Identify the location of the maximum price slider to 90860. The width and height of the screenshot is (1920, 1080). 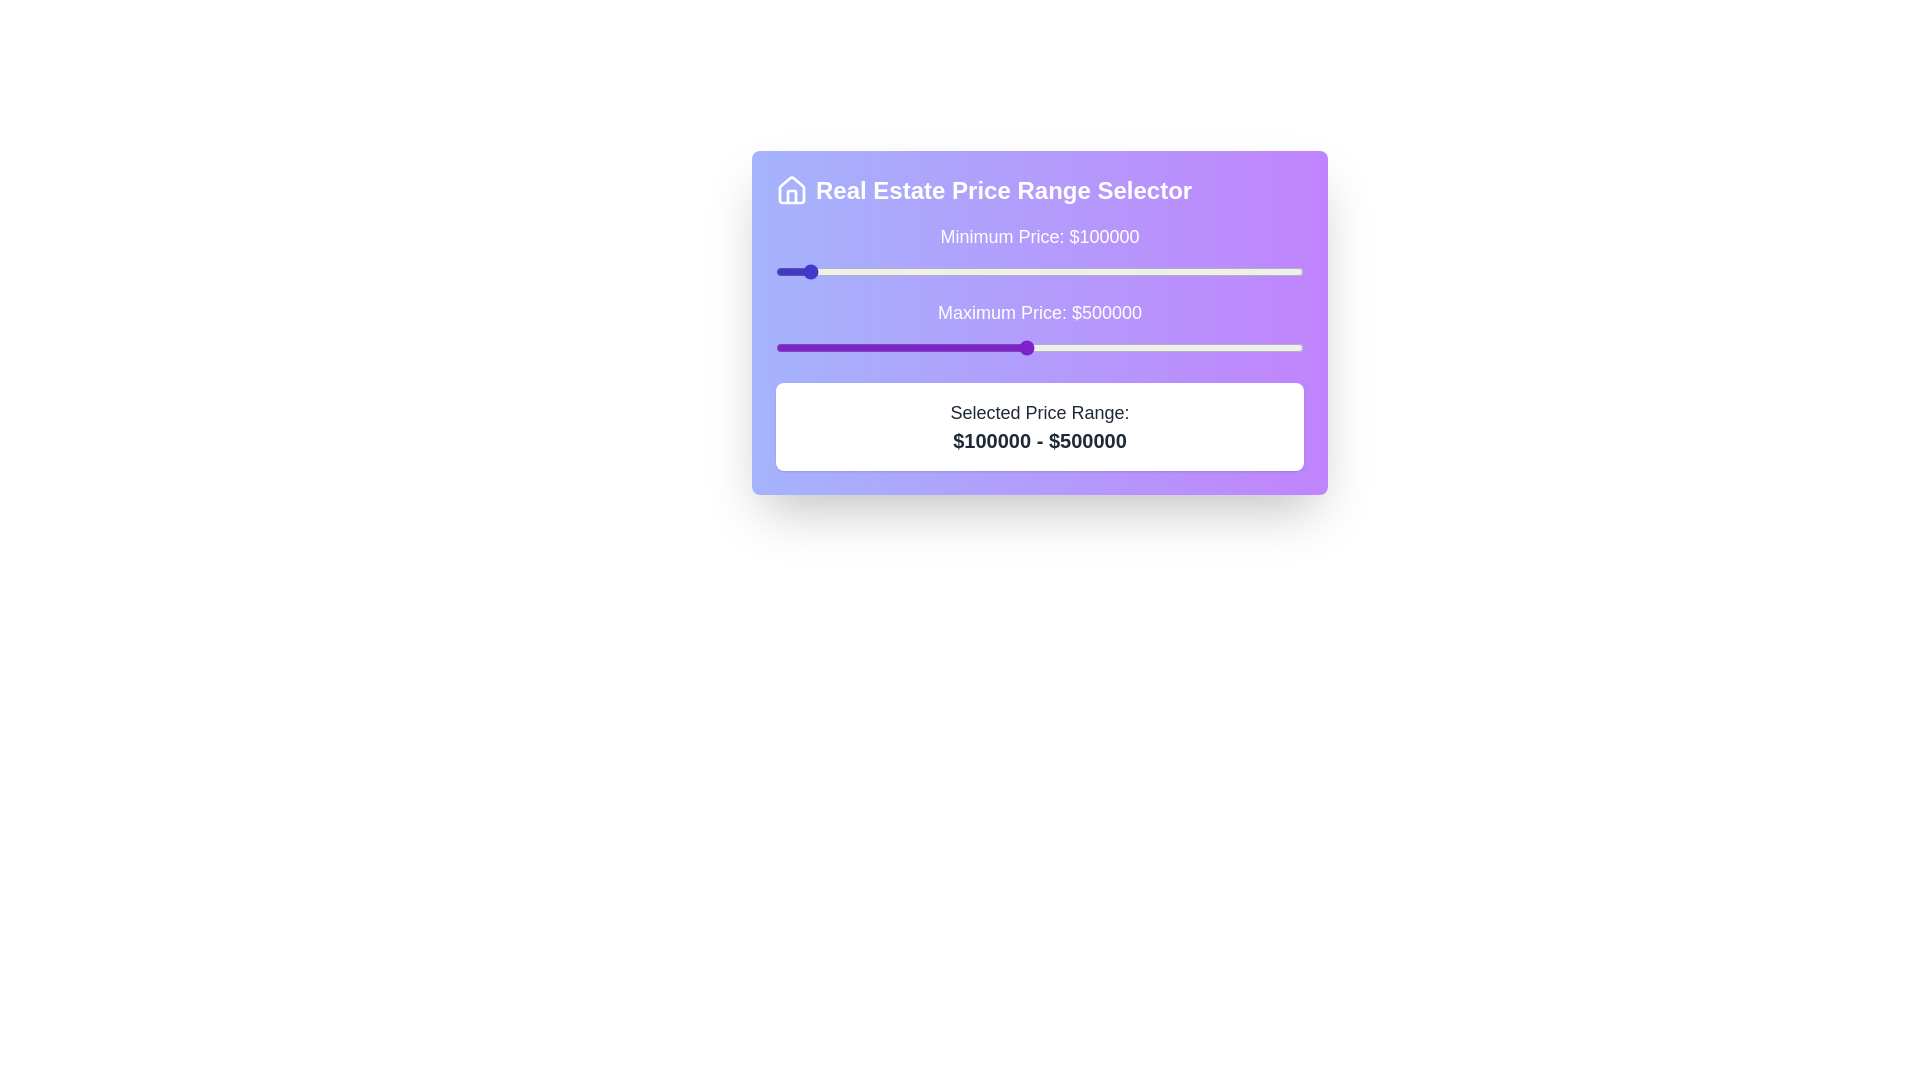
(797, 346).